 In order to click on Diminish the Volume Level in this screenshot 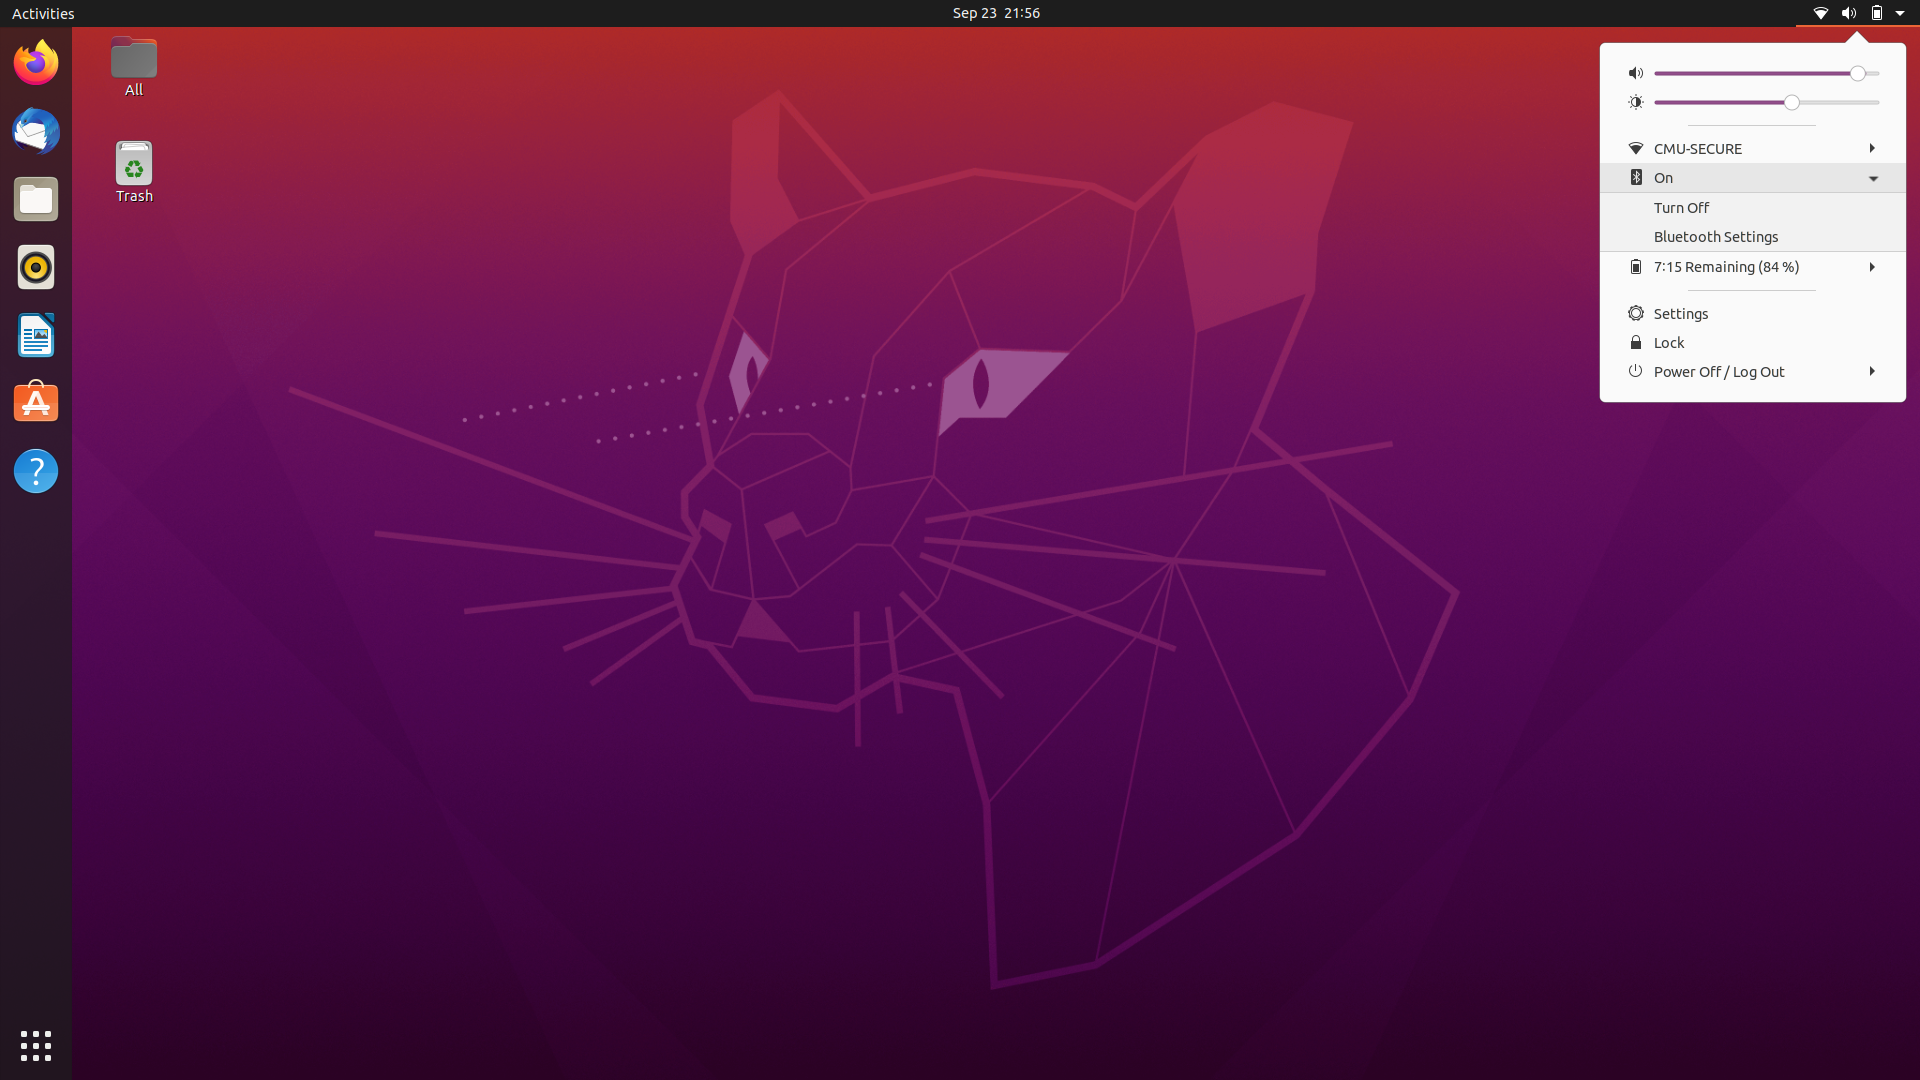, I will do `click(1661, 72)`.